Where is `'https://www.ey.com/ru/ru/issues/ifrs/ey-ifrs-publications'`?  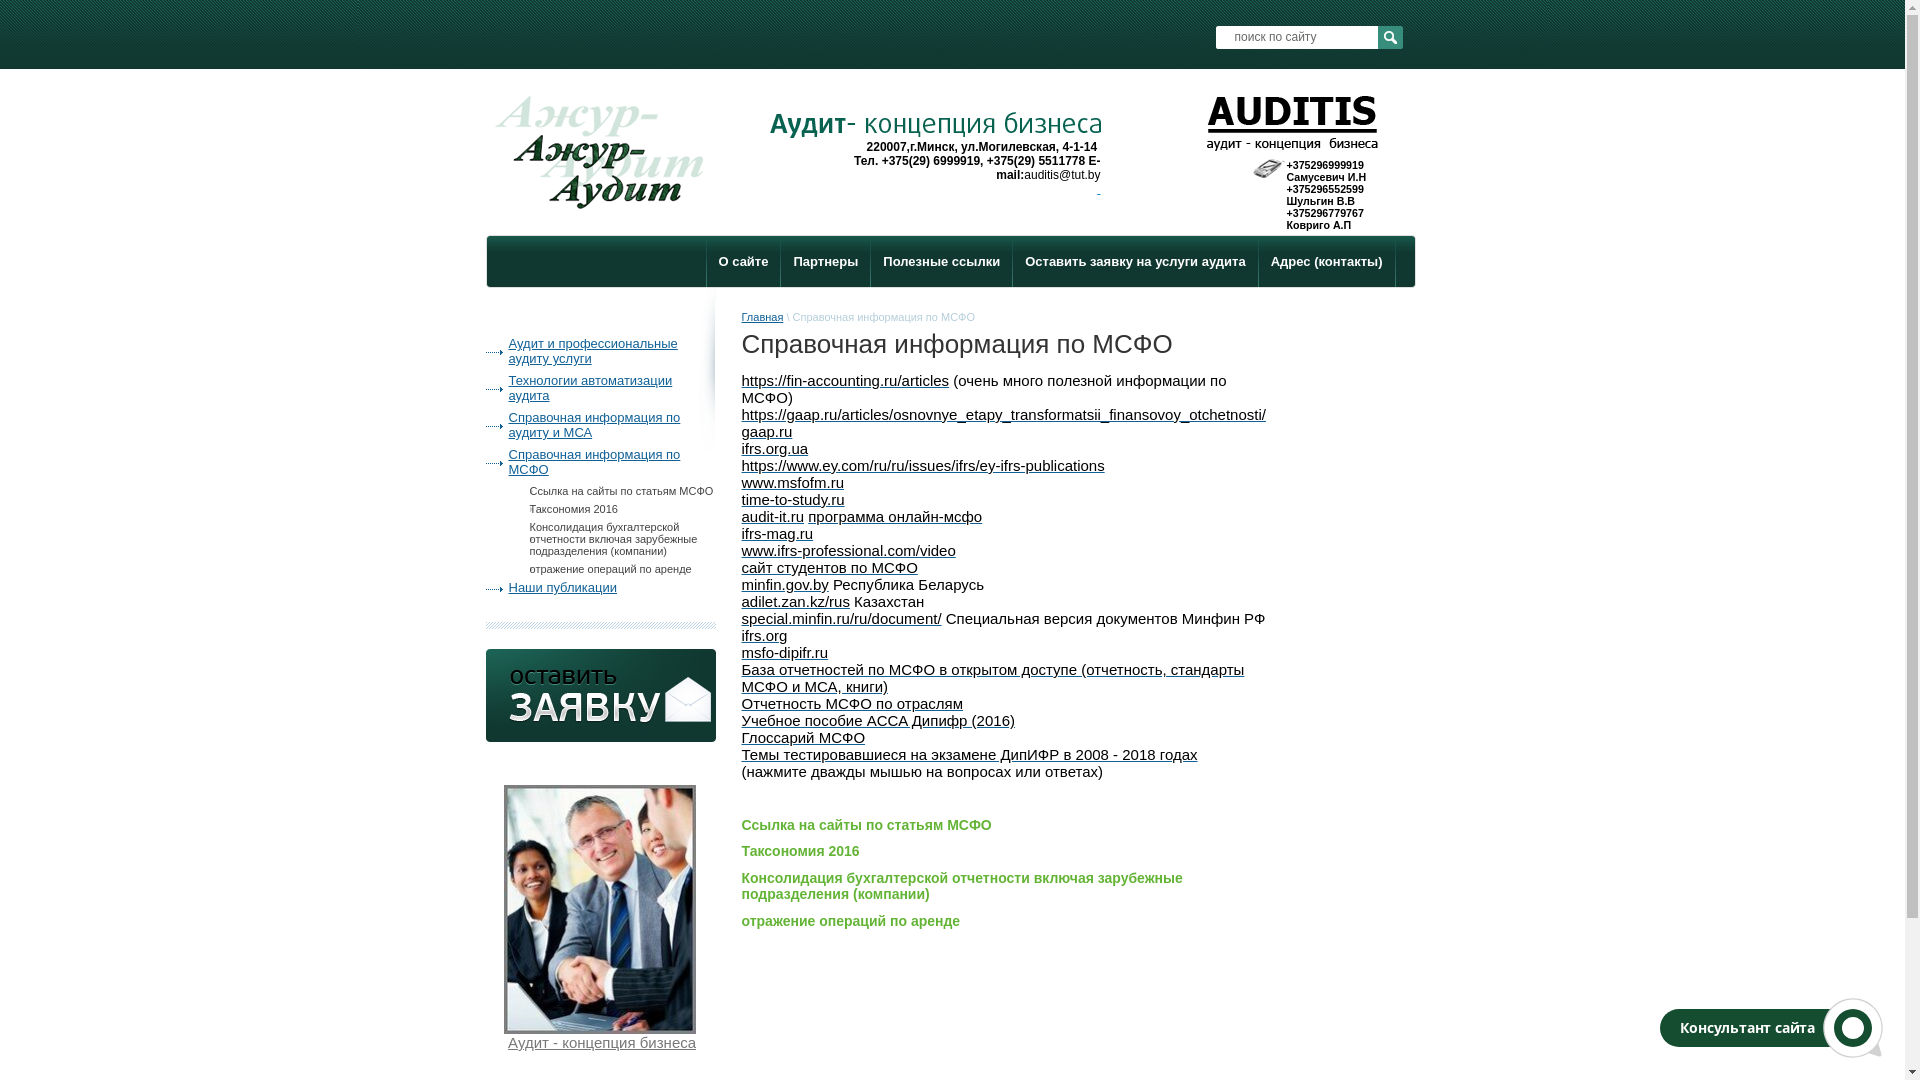 'https://www.ey.com/ru/ru/issues/ifrs/ey-ifrs-publications' is located at coordinates (922, 465).